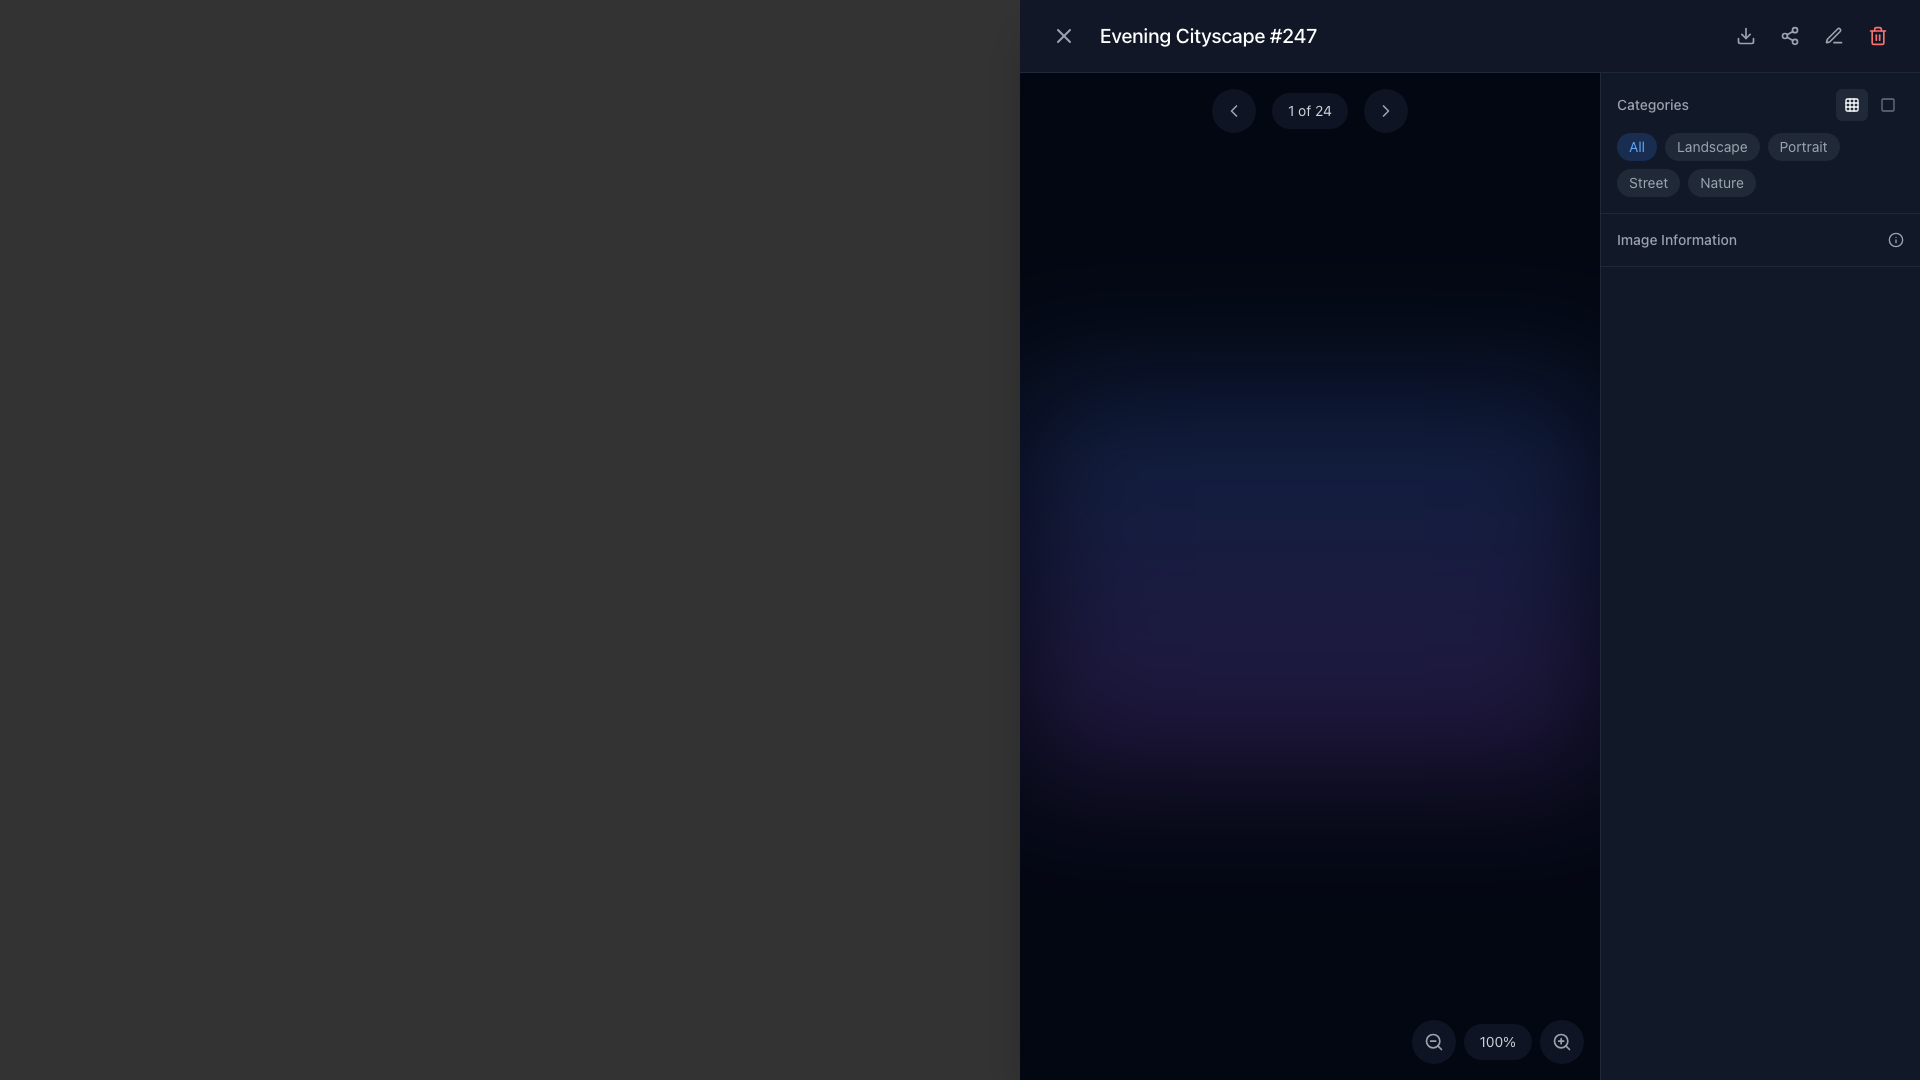  I want to click on the 'Delete' icon located in the top-right corner of the interface, which is part of a group of action icons, so click(1876, 35).